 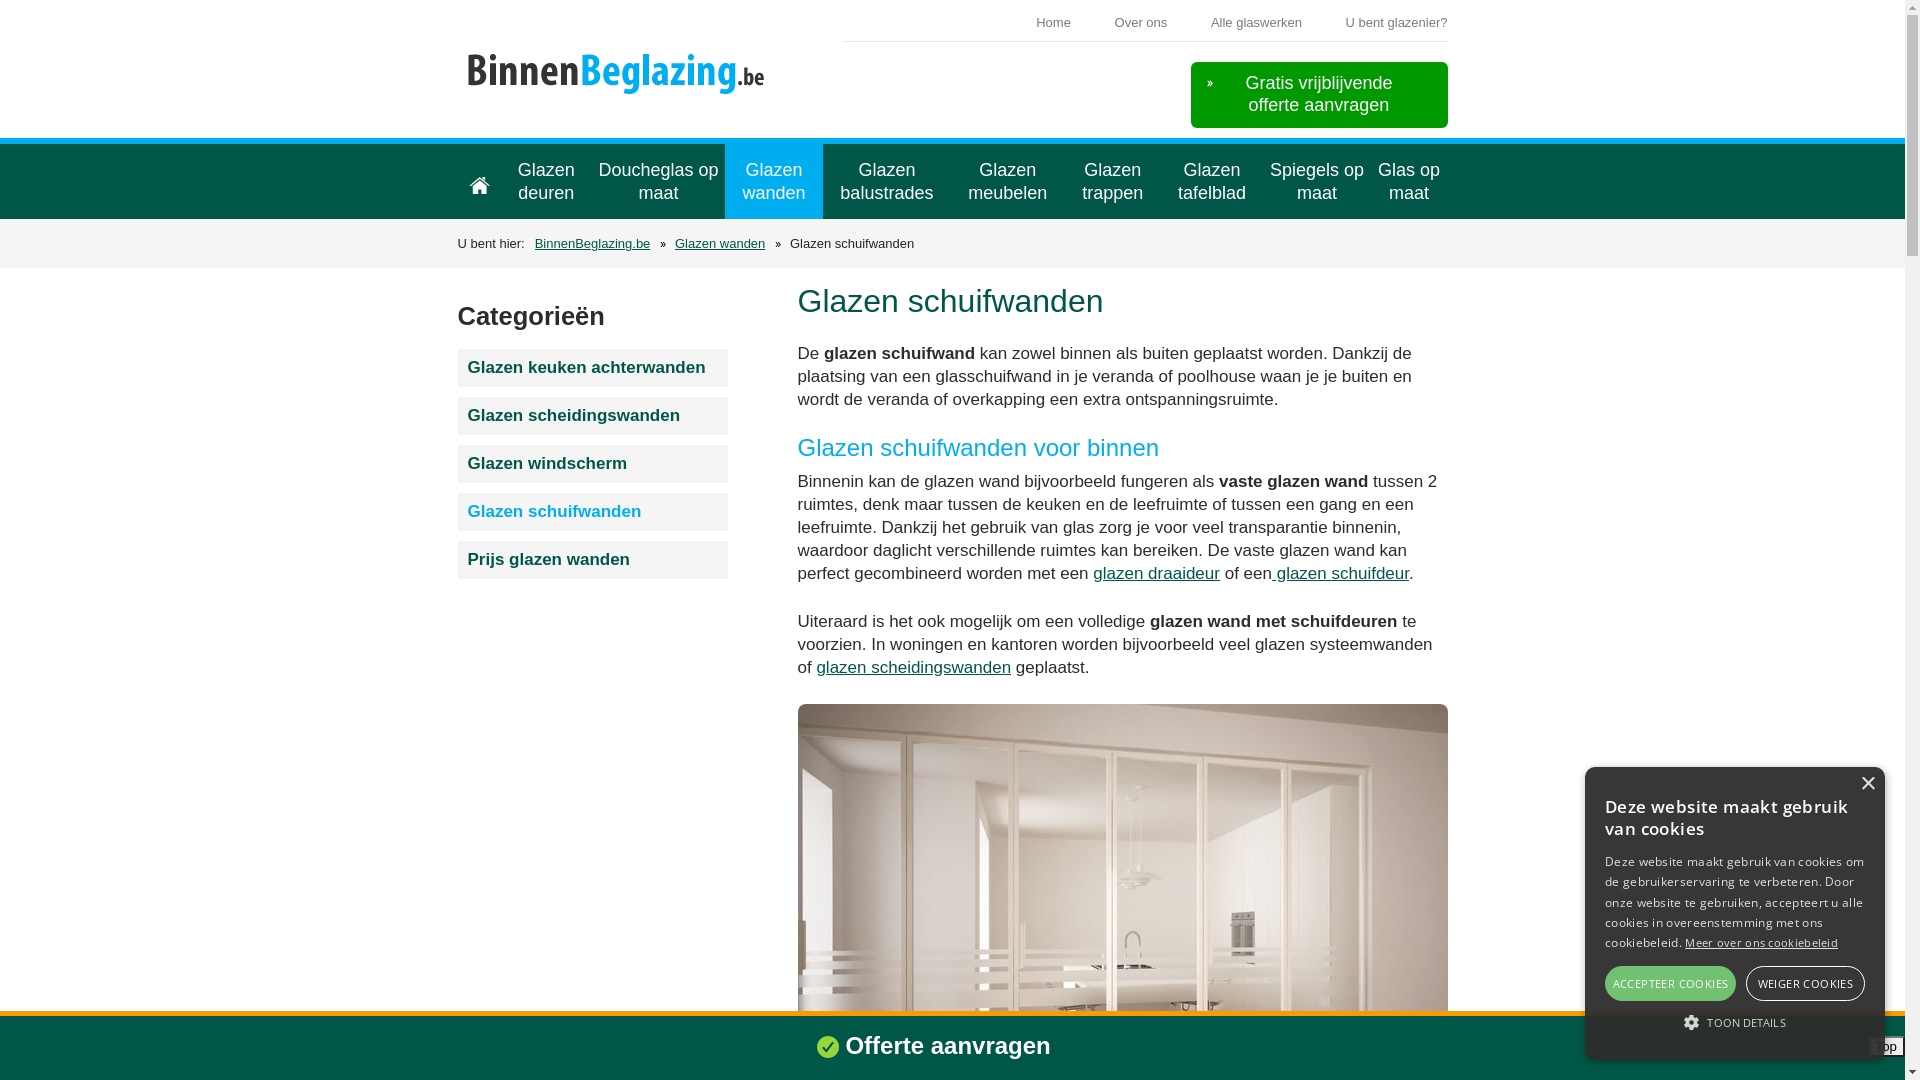 What do you see at coordinates (534, 242) in the screenshot?
I see `'BinnenBeglazing.be'` at bounding box center [534, 242].